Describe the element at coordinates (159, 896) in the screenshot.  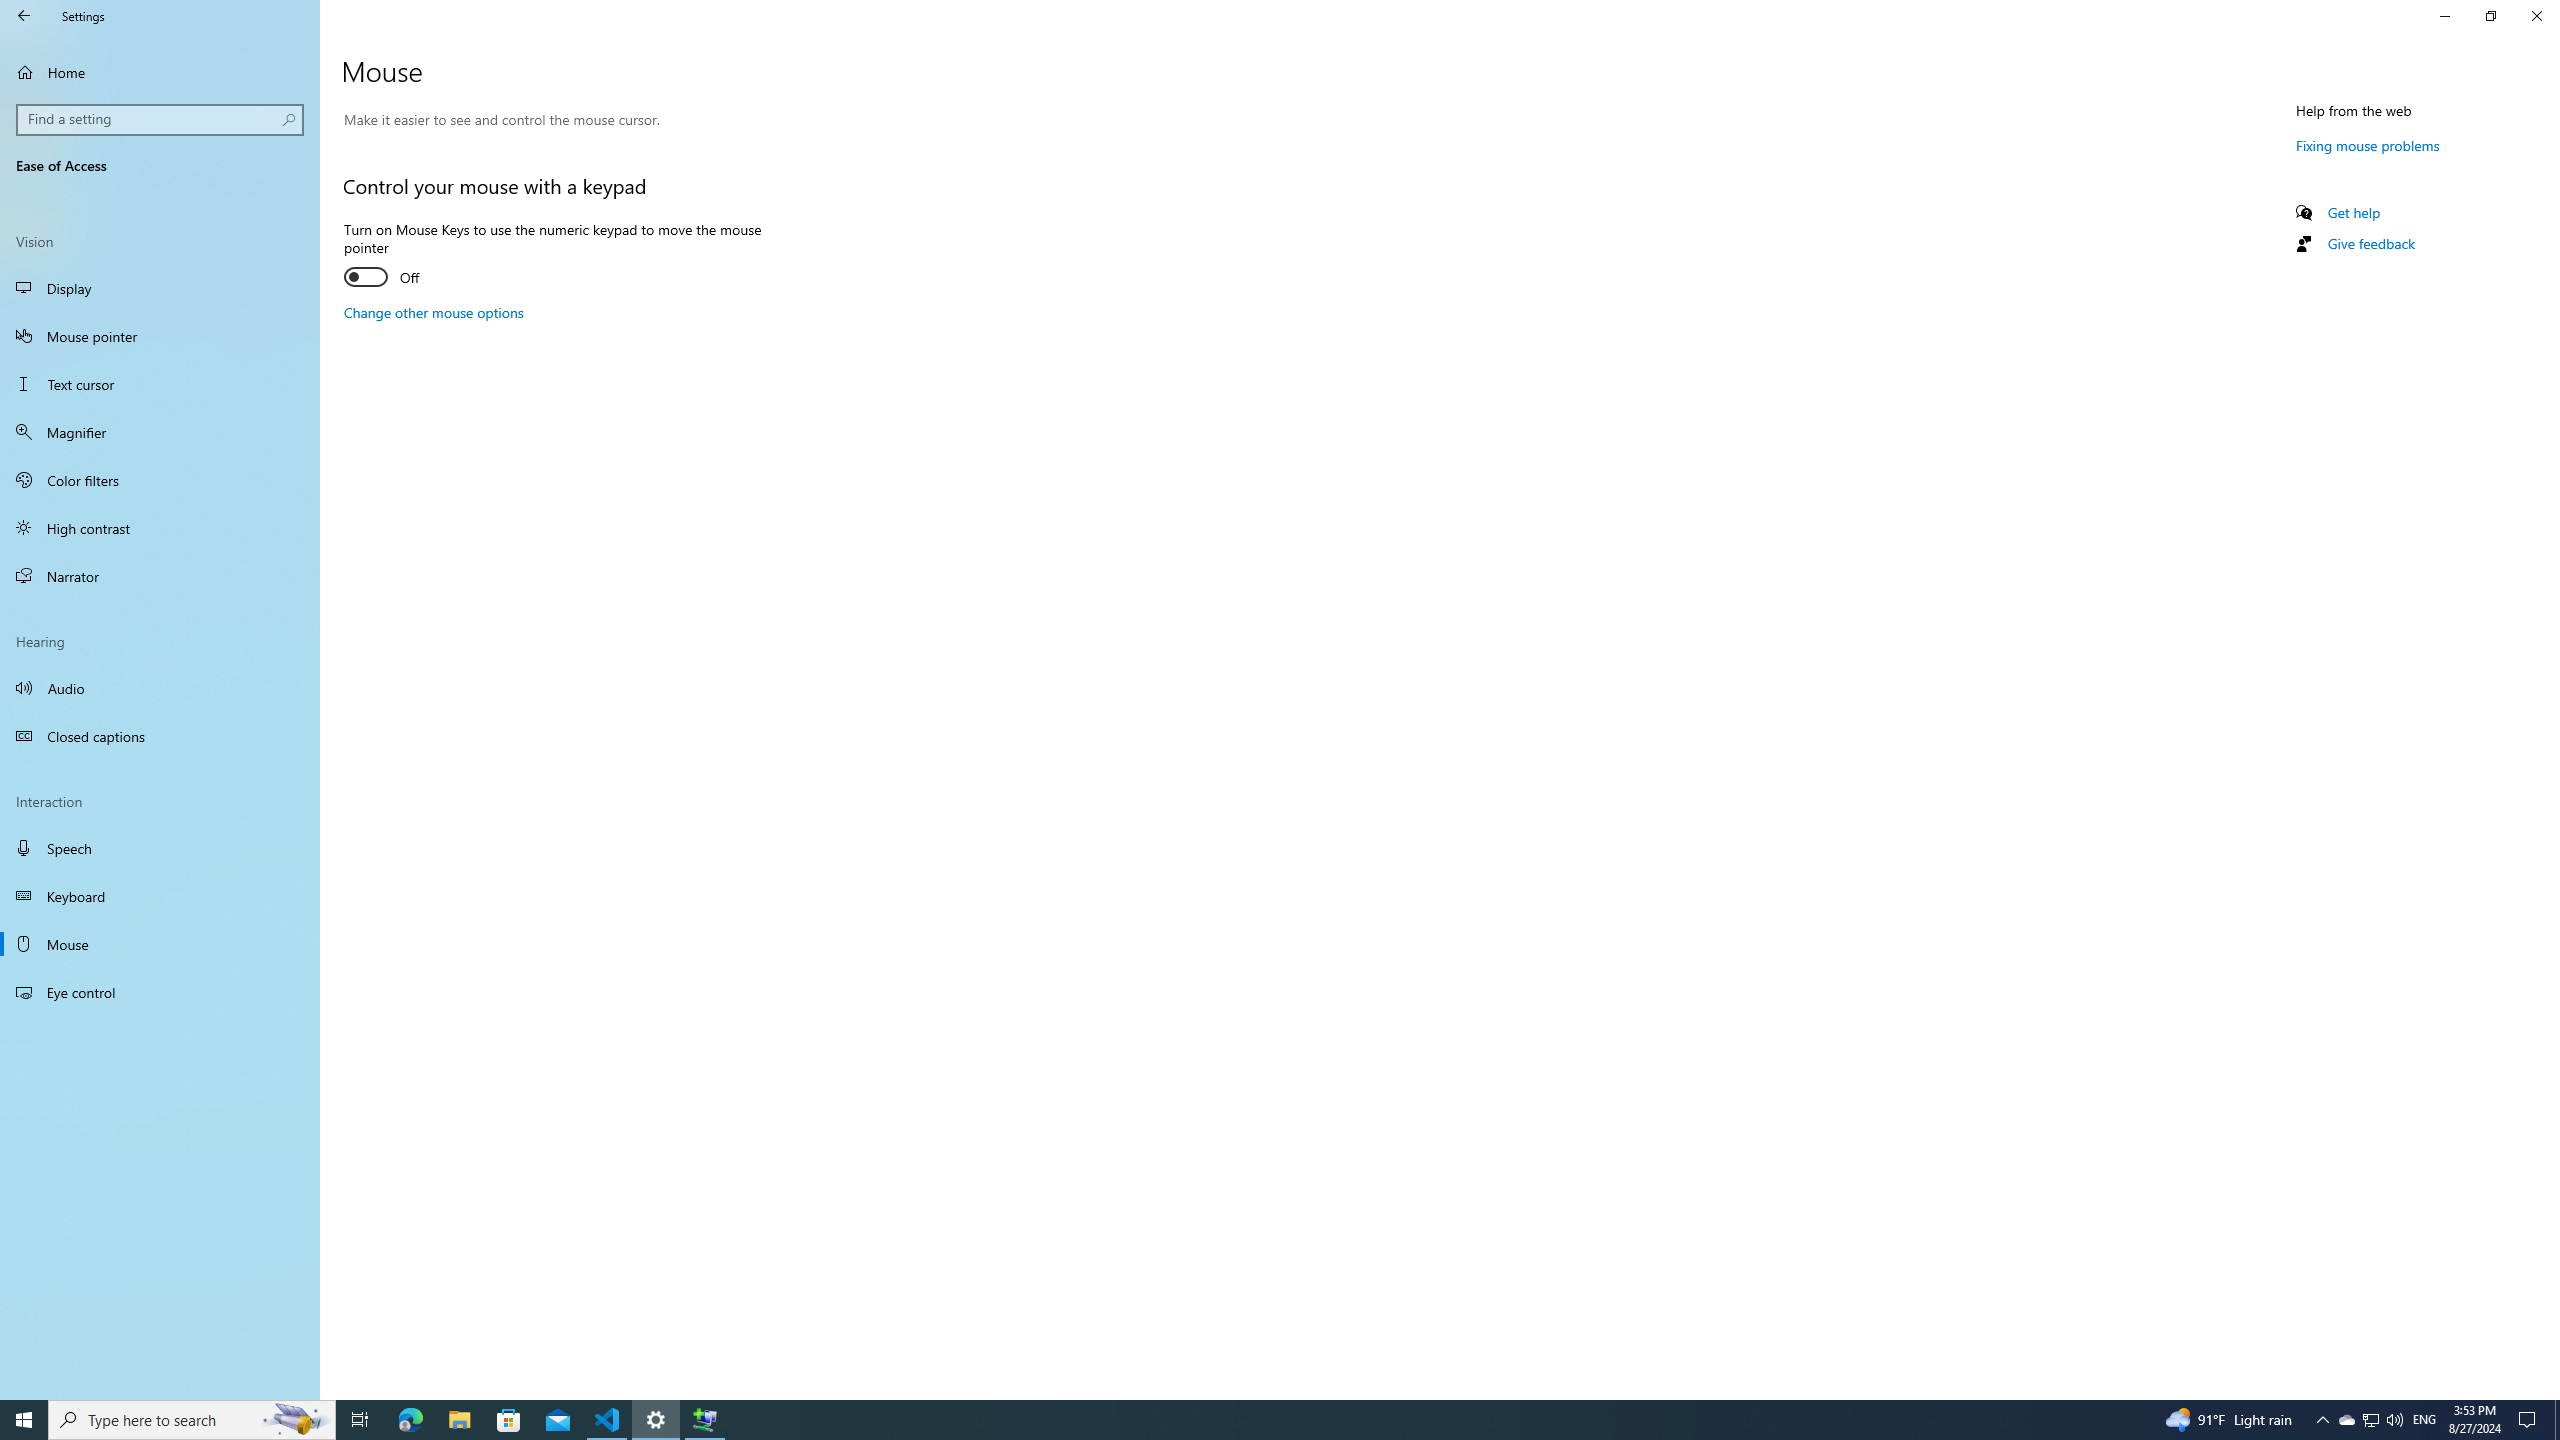
I see `'Keyboard'` at that location.